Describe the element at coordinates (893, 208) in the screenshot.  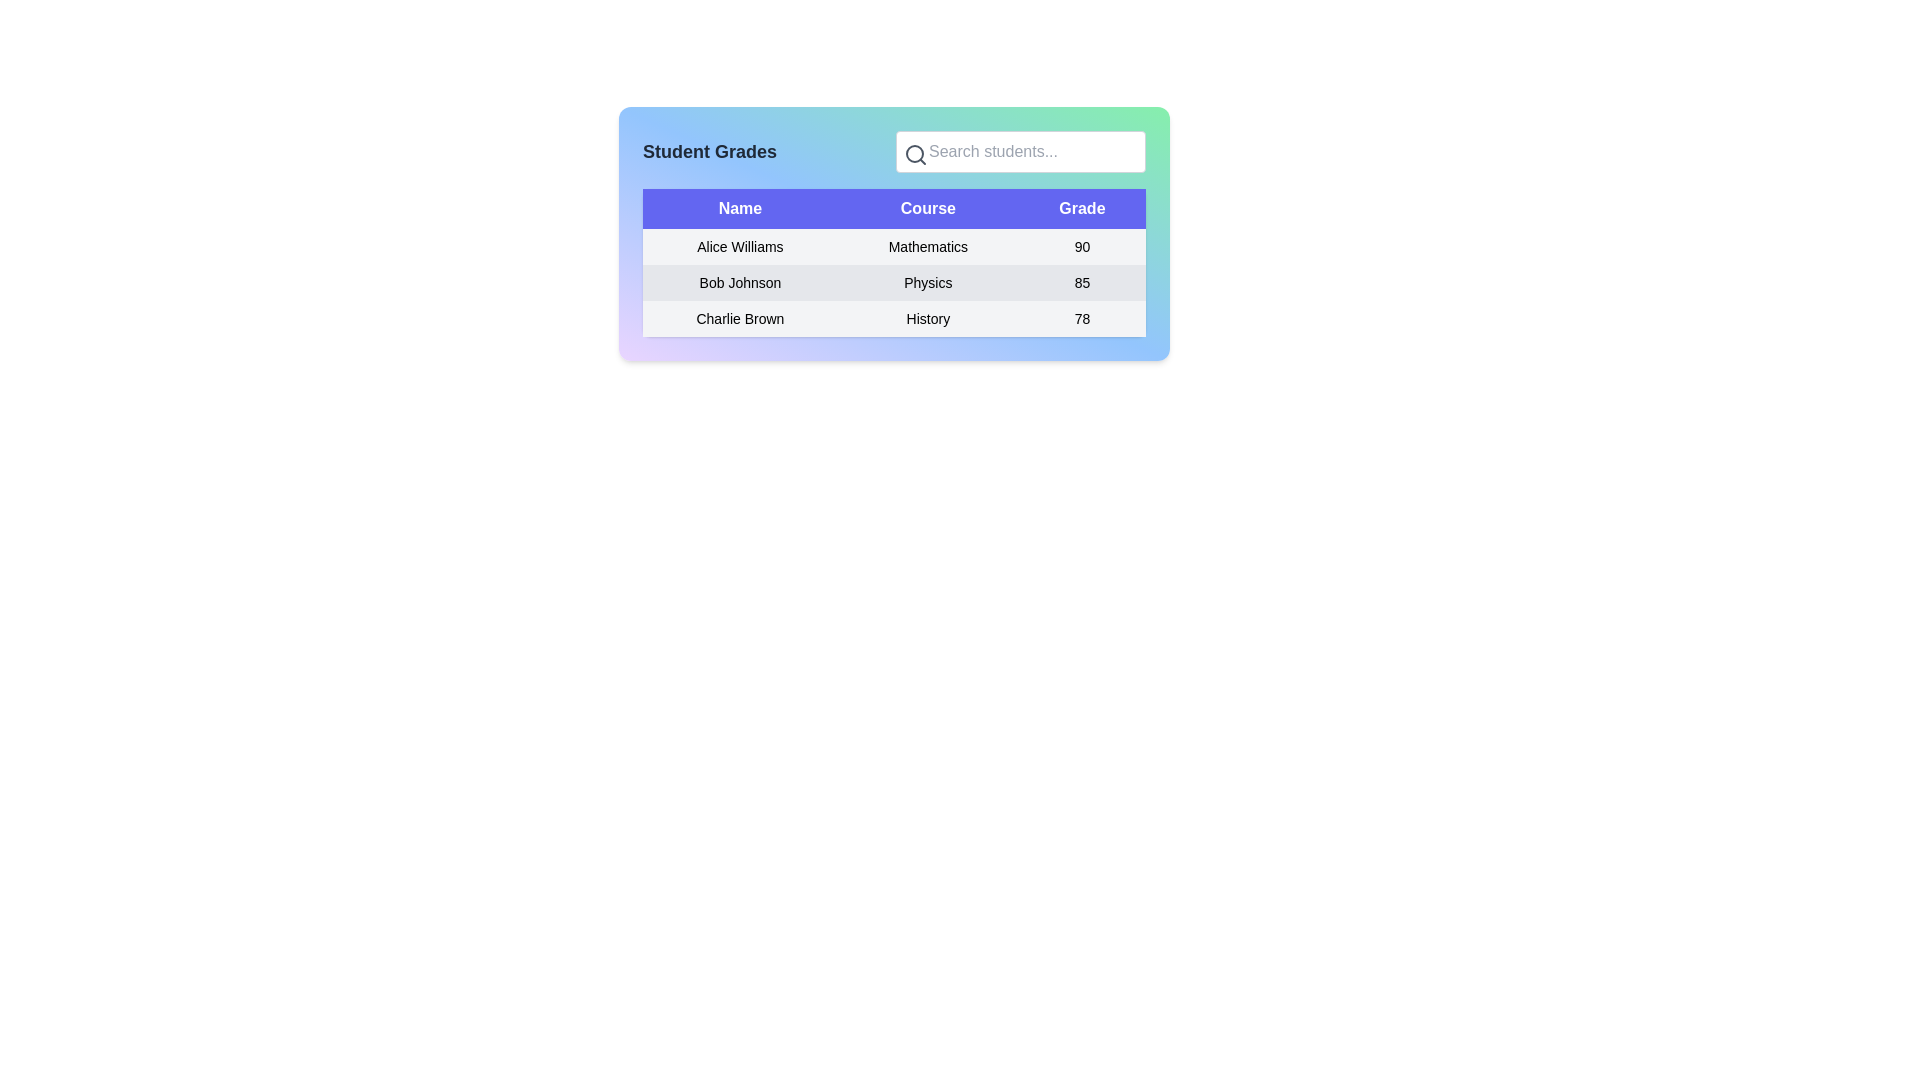
I see `the individual column header of the Table Header Row, which includes labels for 'Name', 'Course', and 'Grade'. This element is positioned directly below the 'Student Grades' title and spans the width of the table` at that location.